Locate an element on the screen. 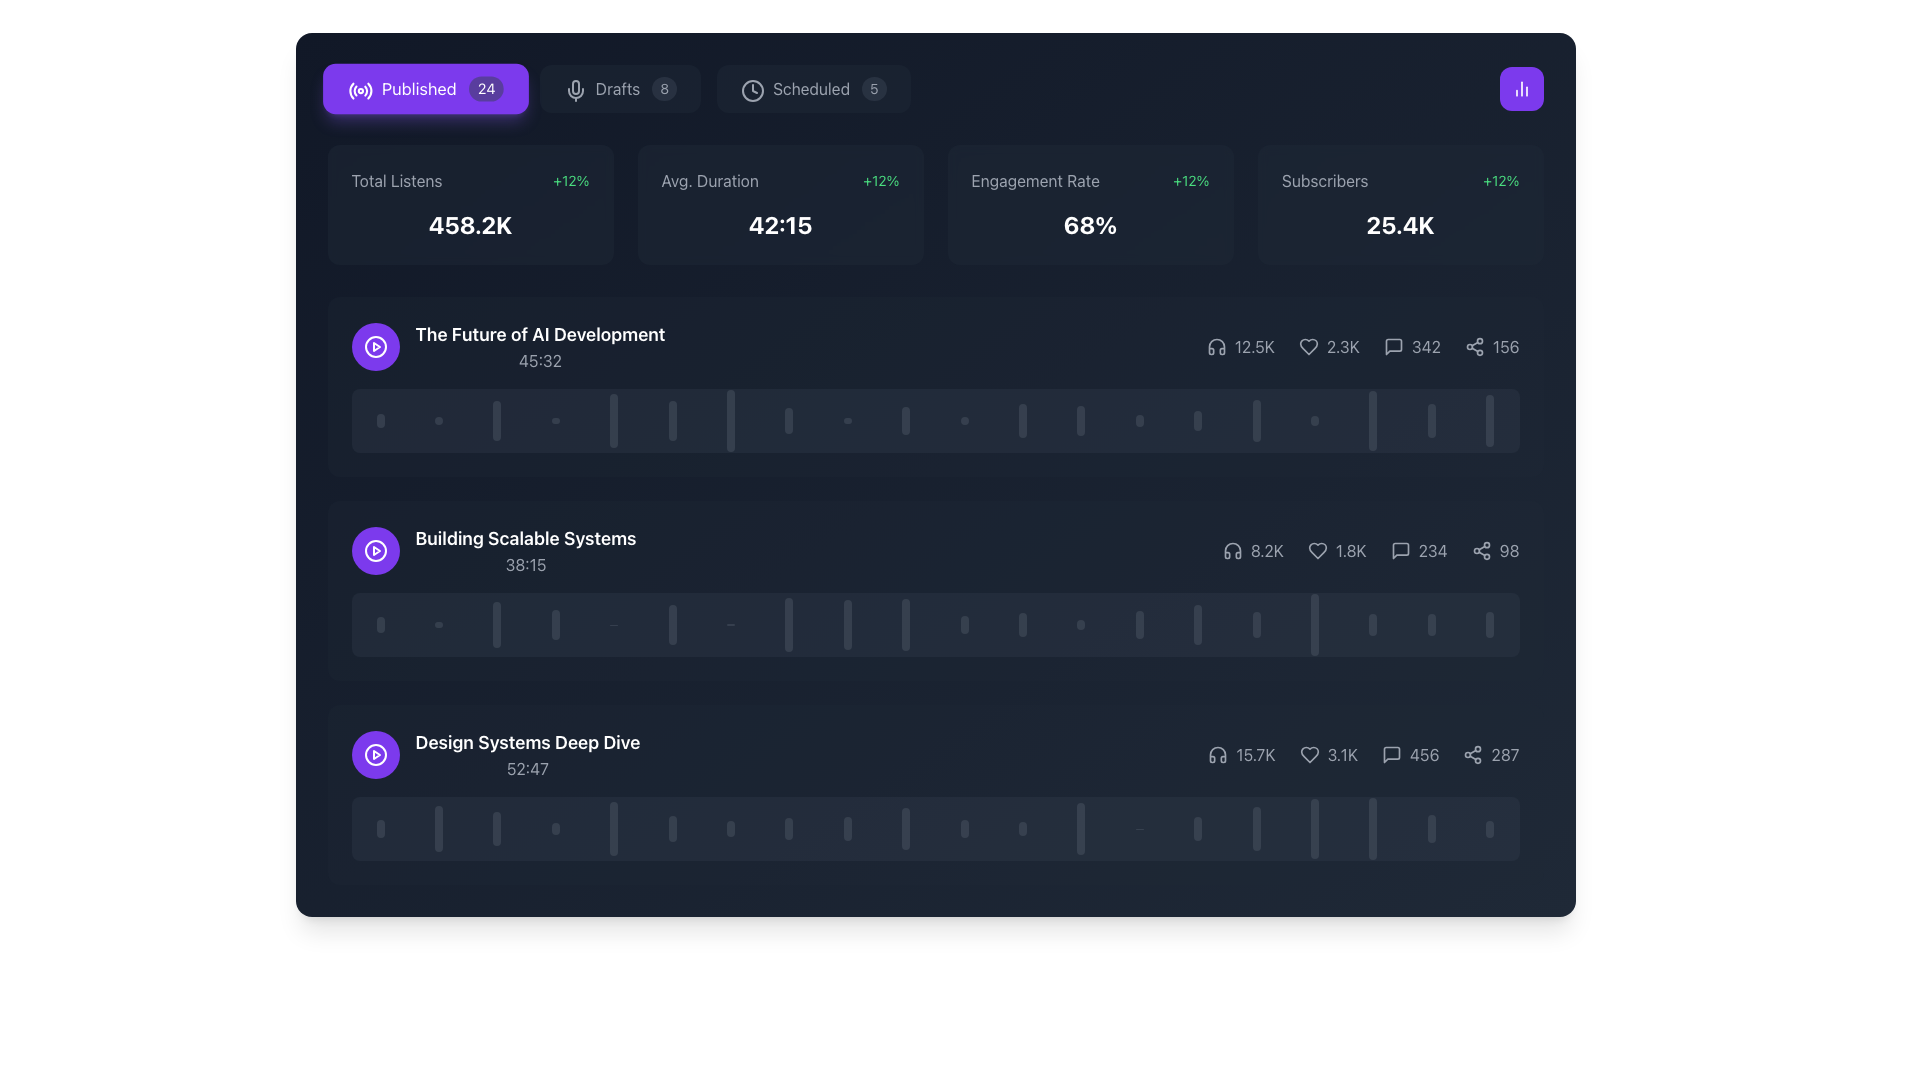  text value '3.1K' from the light gray text label located to the right of the heart-shaped icon, which indicates likes or interactions is located at coordinates (1342, 755).